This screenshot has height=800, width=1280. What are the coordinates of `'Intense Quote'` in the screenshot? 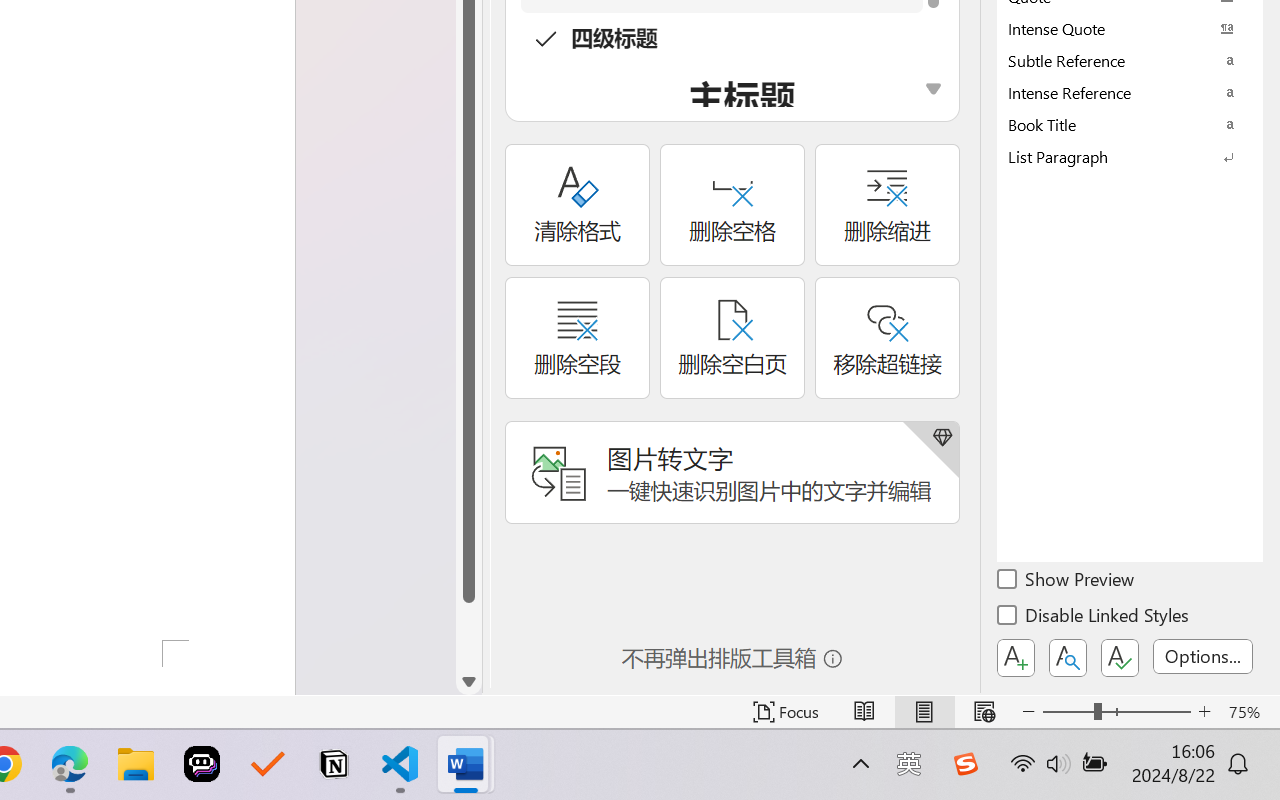 It's located at (1130, 28).